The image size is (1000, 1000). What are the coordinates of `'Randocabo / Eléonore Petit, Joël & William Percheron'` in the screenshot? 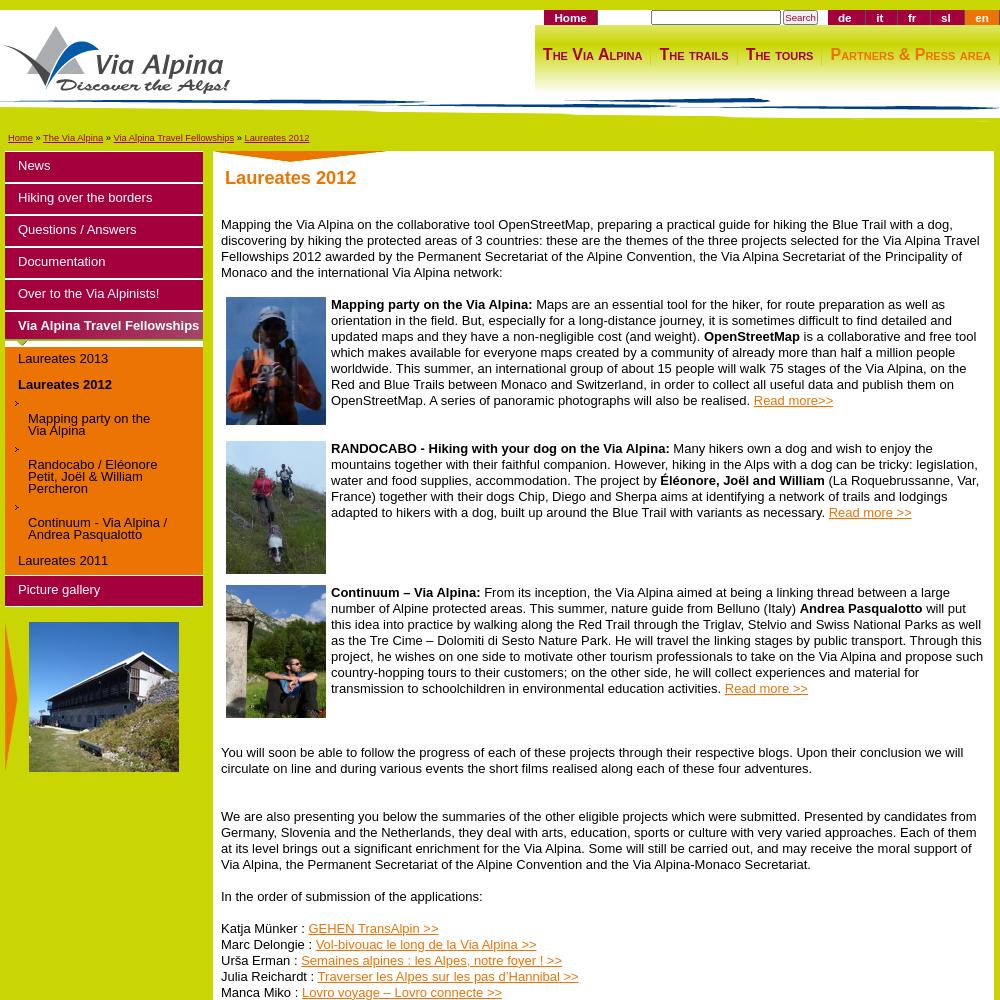 It's located at (91, 475).